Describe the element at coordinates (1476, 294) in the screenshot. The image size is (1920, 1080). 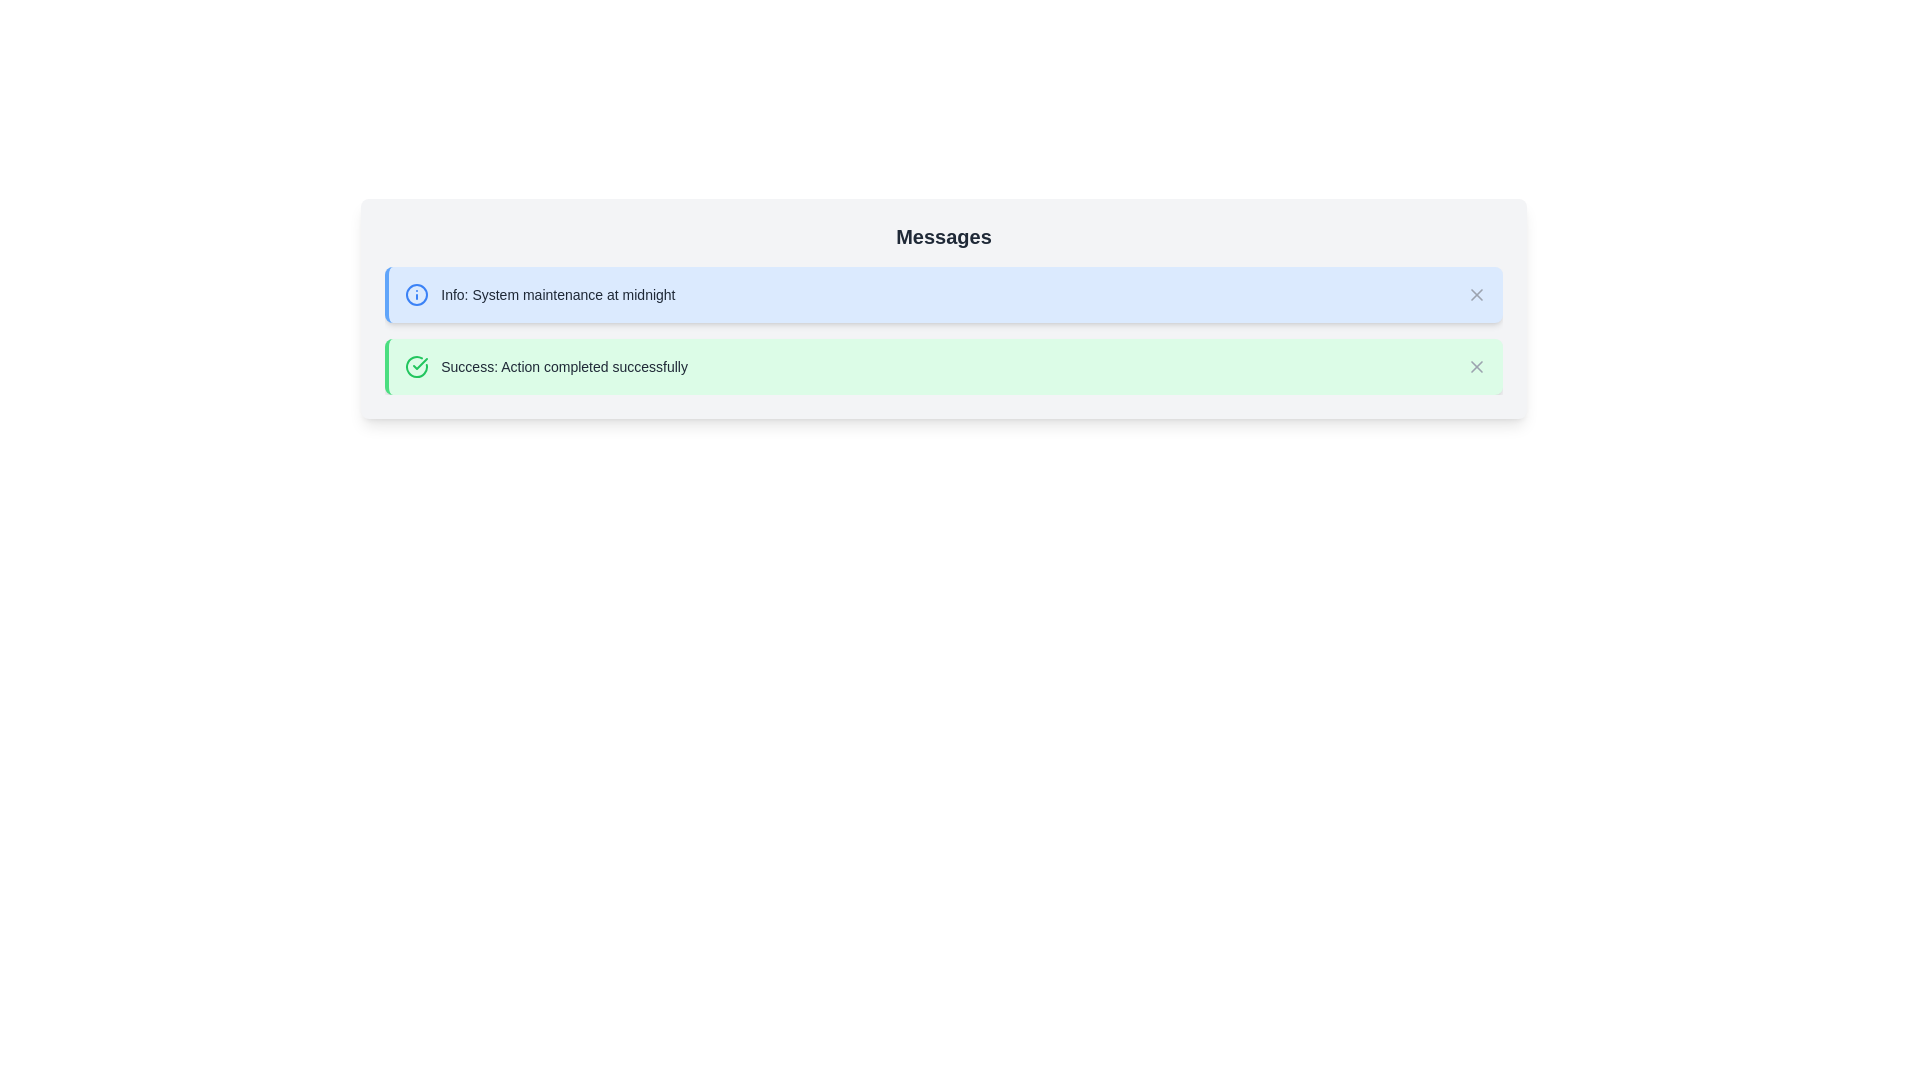
I see `the Close button, represented as an 'X' icon, located at the far right of the notification box displaying the message 'Info: System maintenance at midnight'` at that location.